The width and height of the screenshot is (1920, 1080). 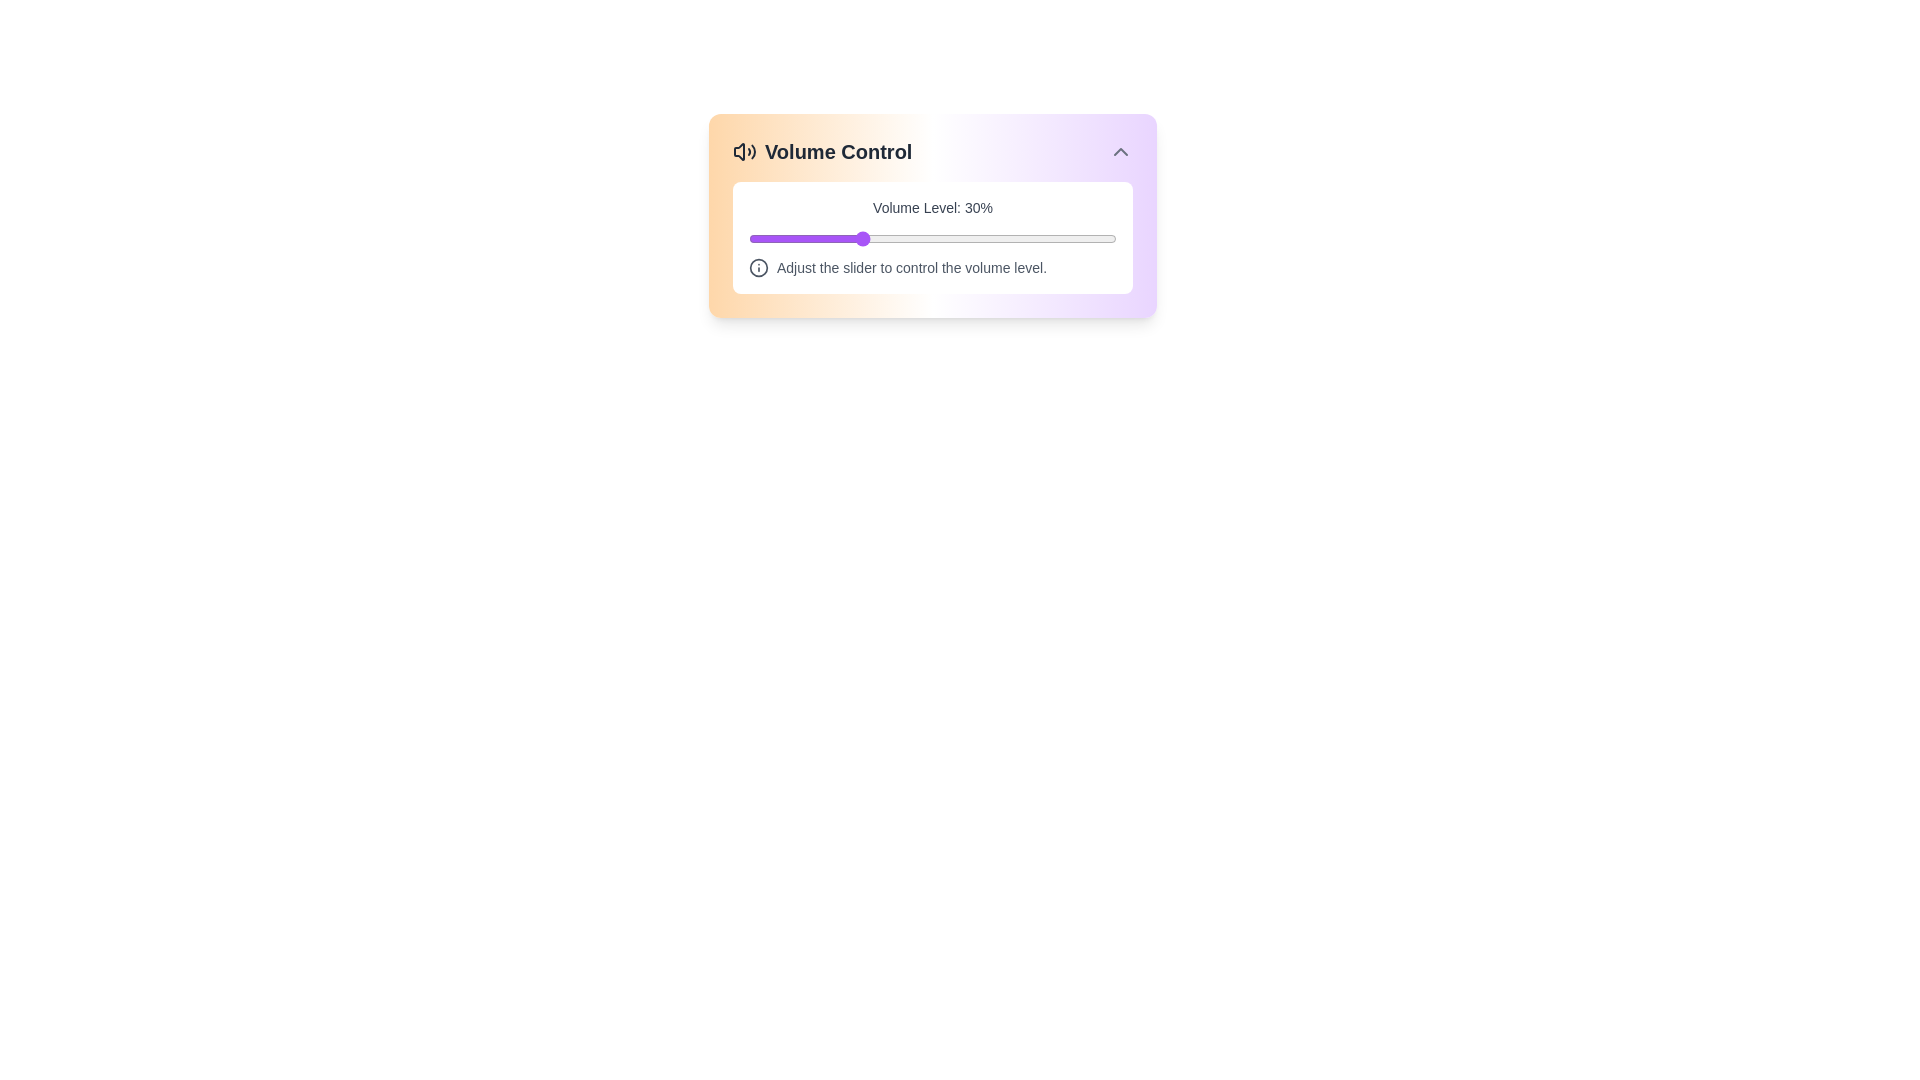 What do you see at coordinates (1082, 238) in the screenshot?
I see `the volume slider to set the volume to 91%` at bounding box center [1082, 238].